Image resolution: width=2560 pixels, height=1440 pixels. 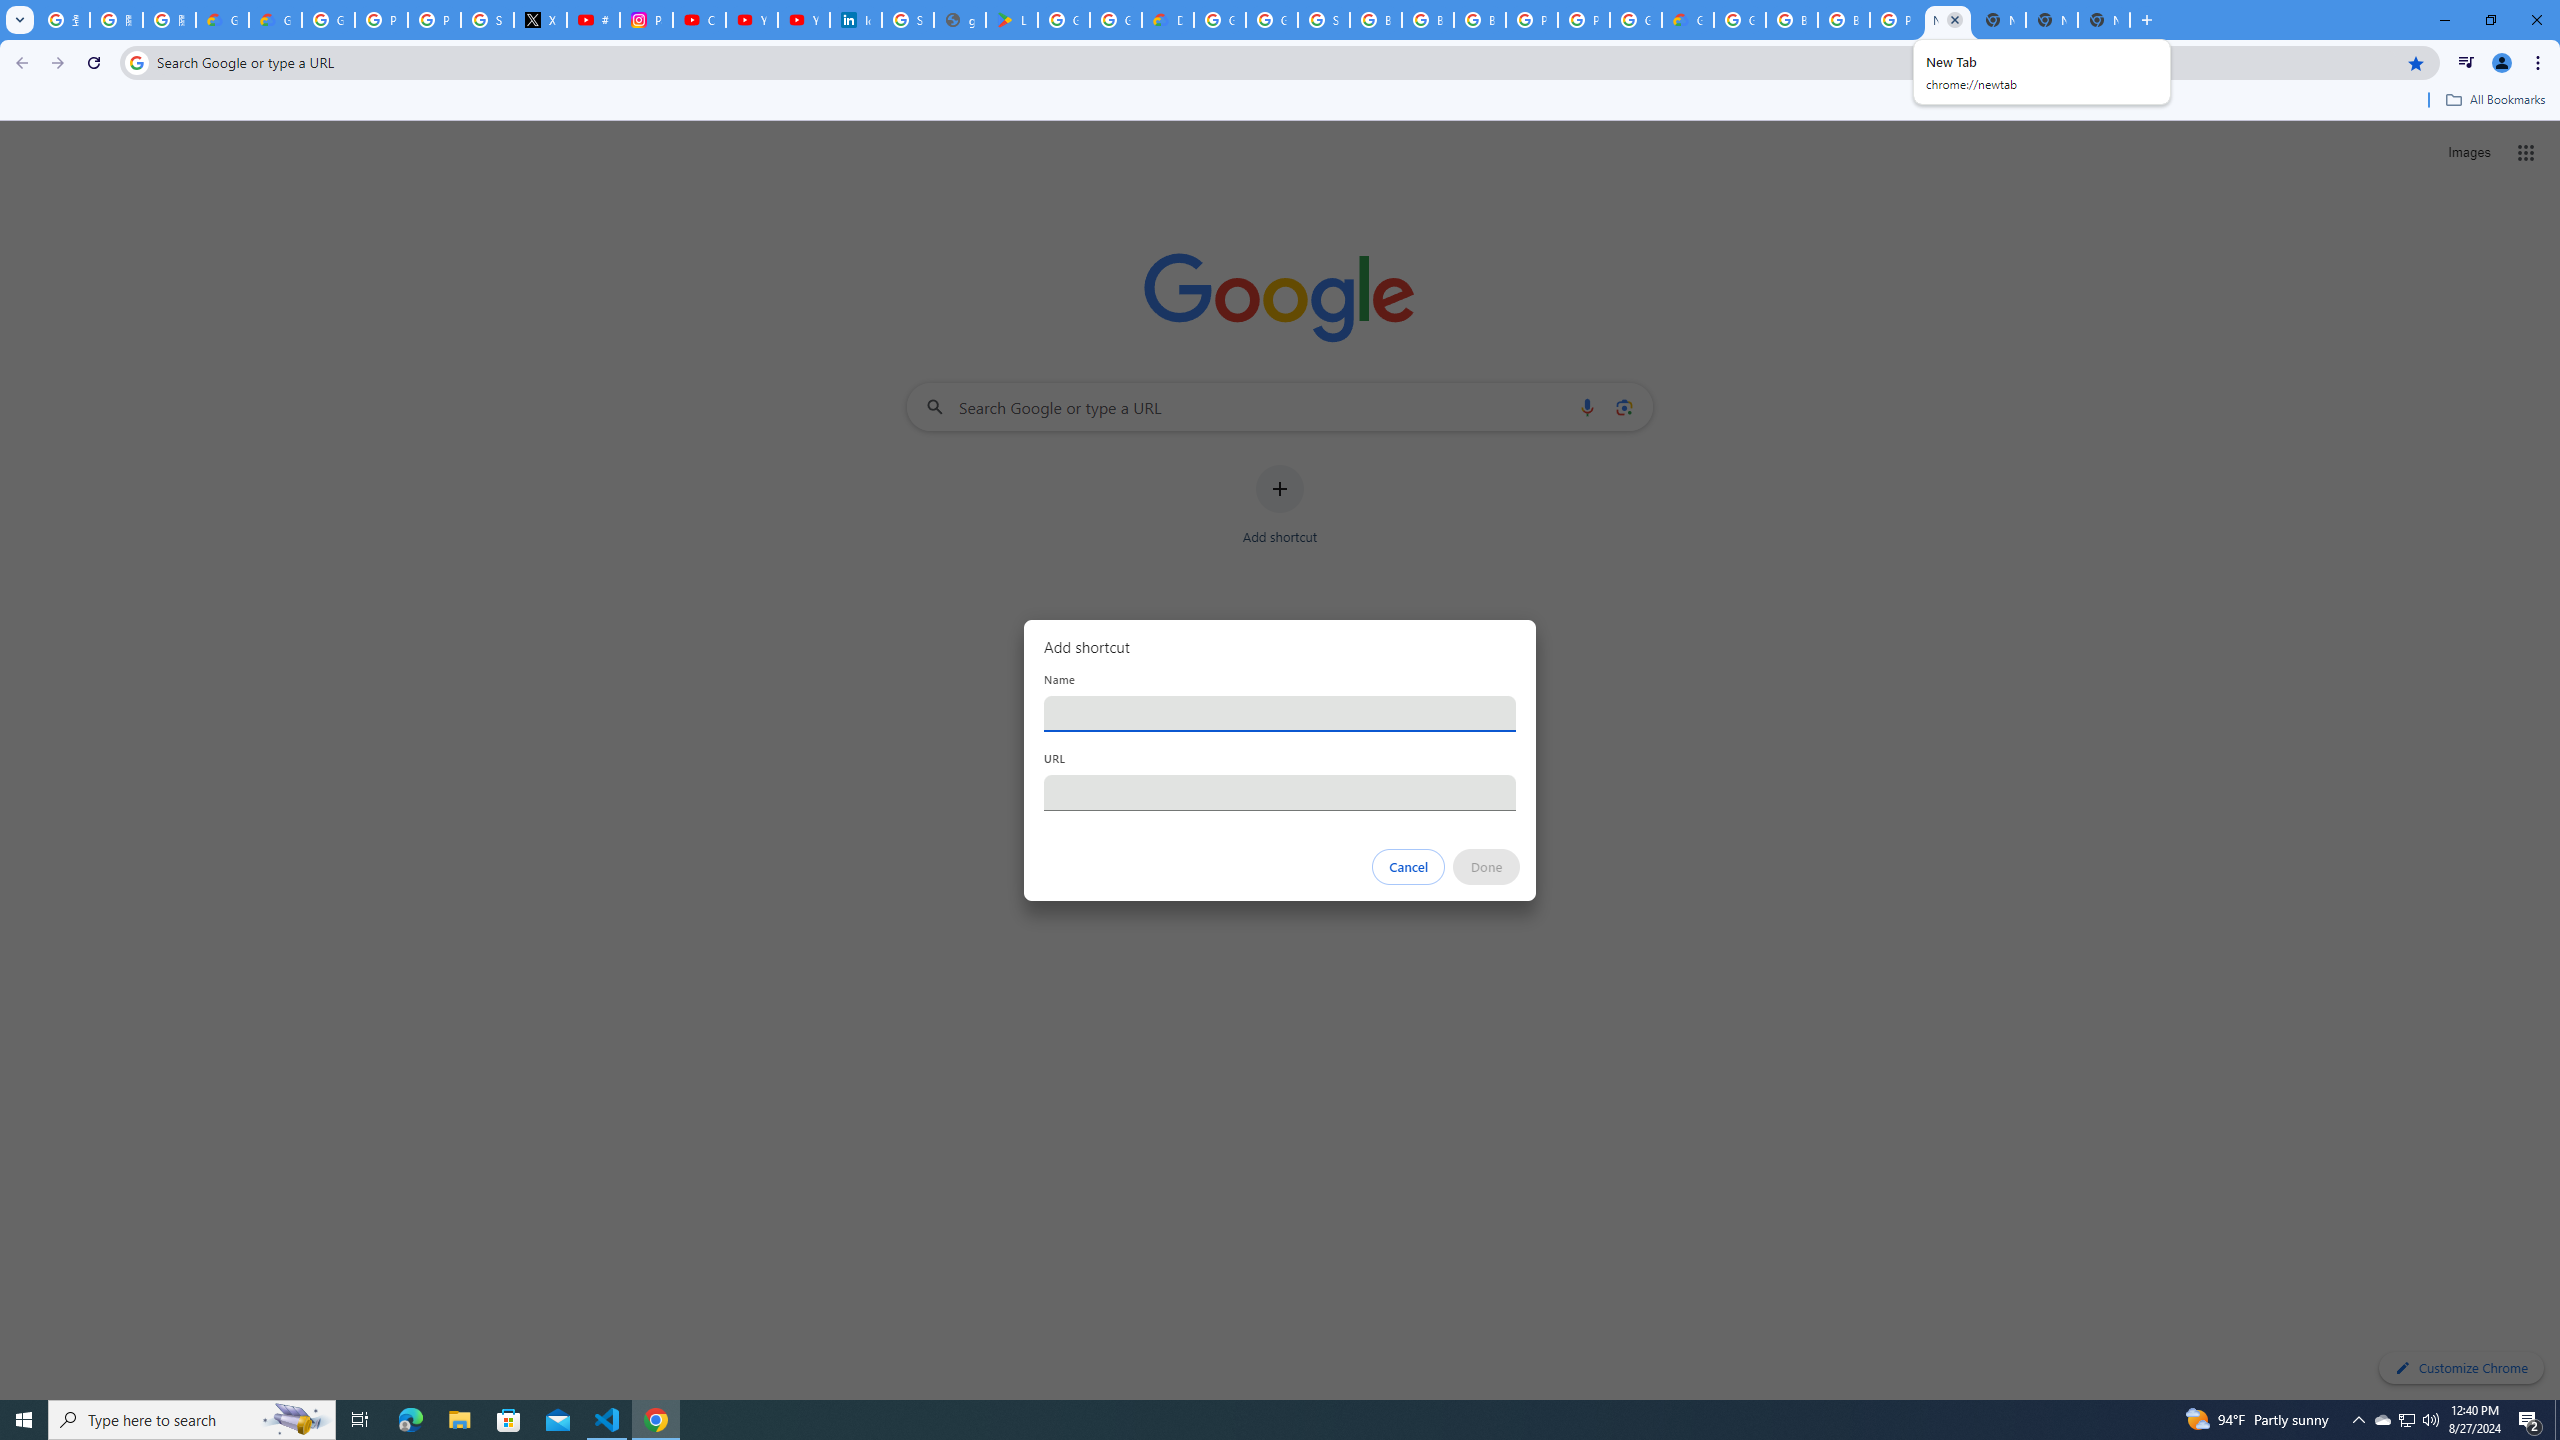 What do you see at coordinates (1409, 866) in the screenshot?
I see `'Cancel'` at bounding box center [1409, 866].